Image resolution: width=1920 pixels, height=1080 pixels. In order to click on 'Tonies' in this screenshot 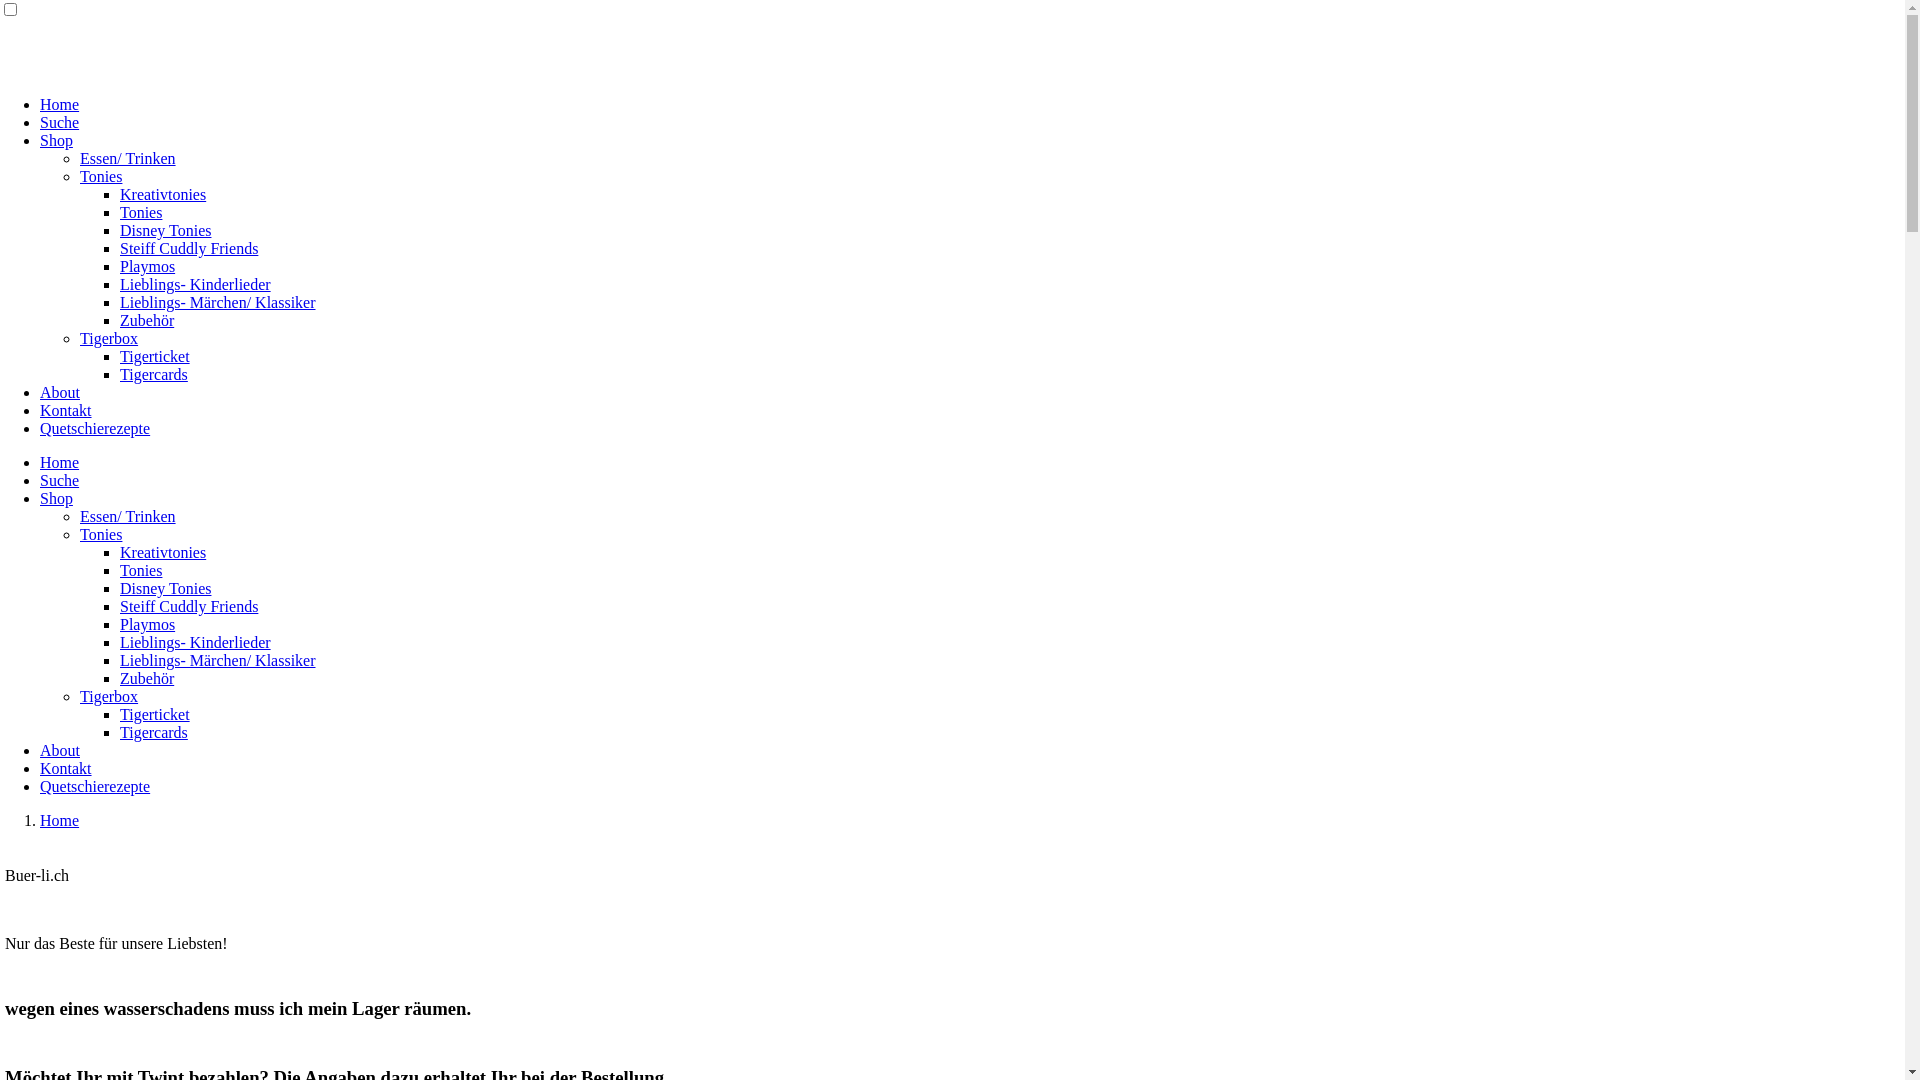, I will do `click(99, 533)`.